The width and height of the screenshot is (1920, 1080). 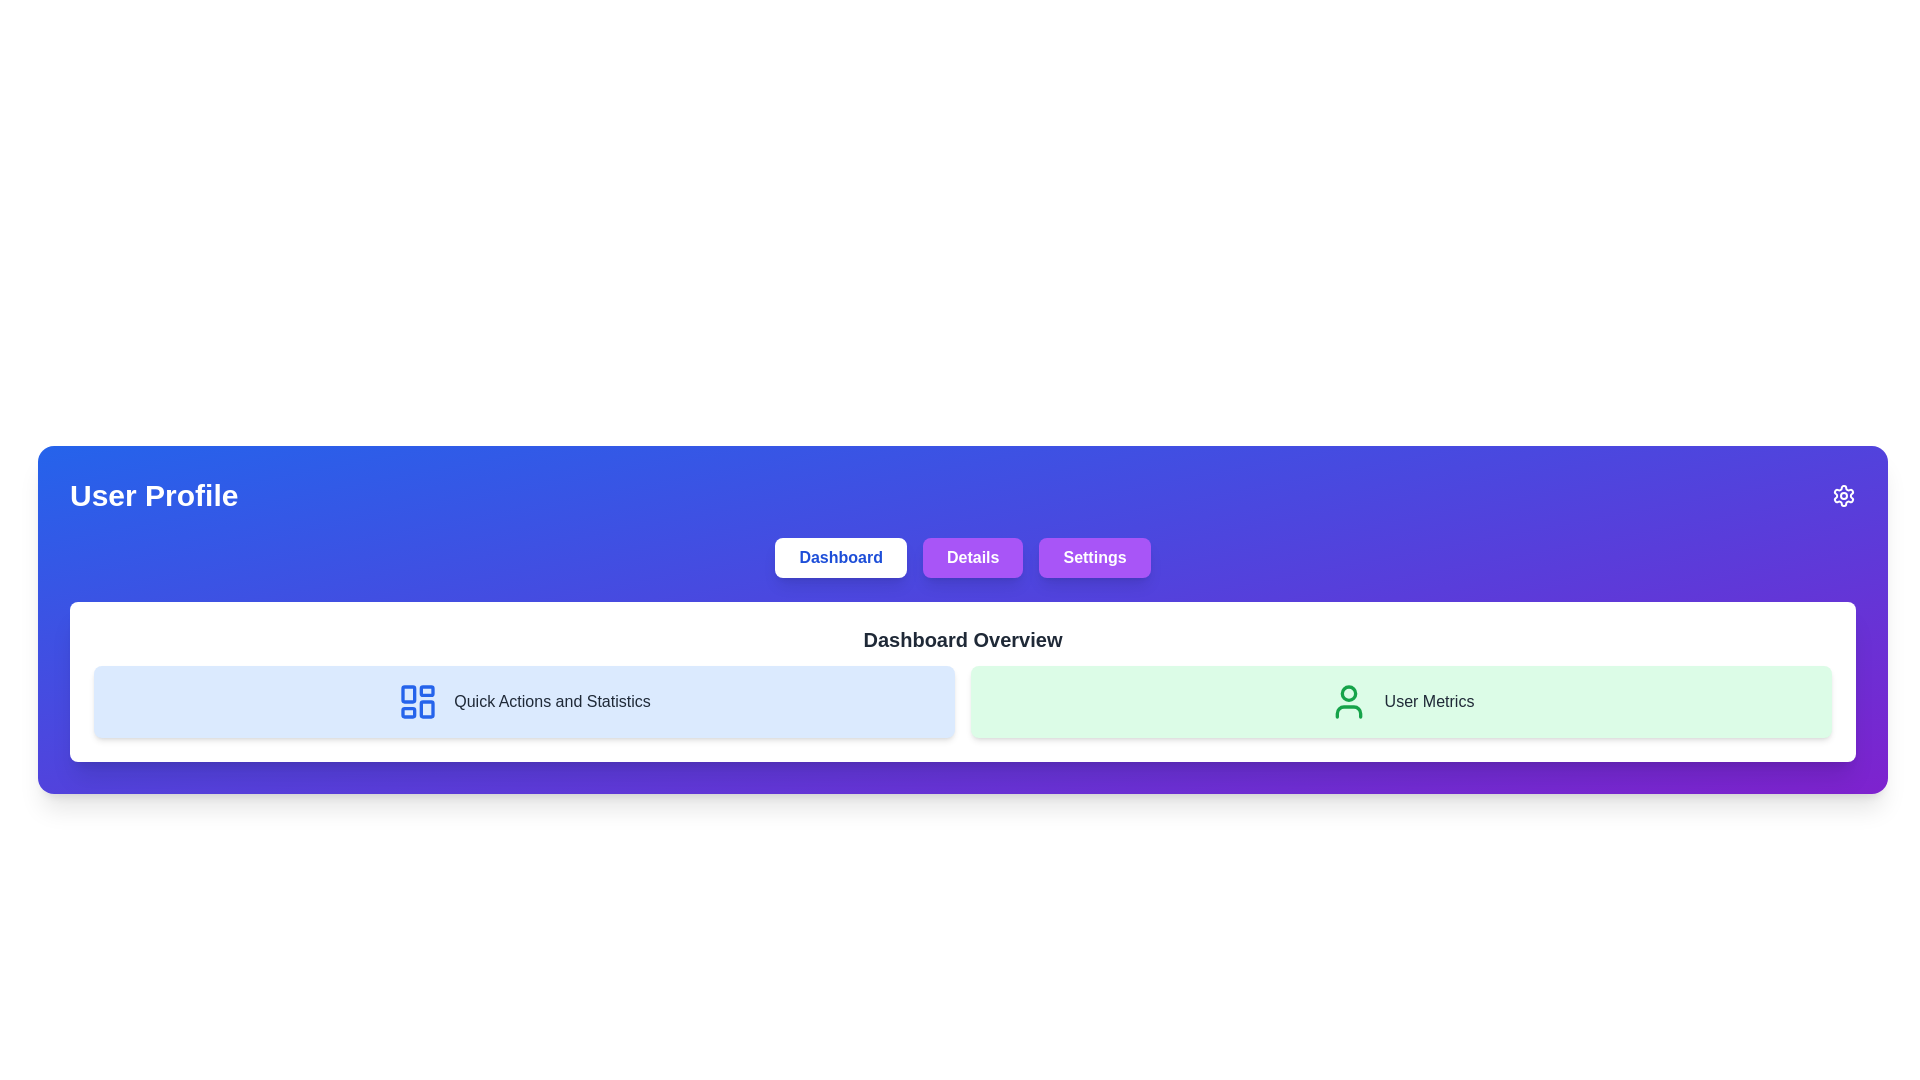 What do you see at coordinates (973, 558) in the screenshot?
I see `the central button located between the 'Dashboard' and 'Settings' buttons` at bounding box center [973, 558].